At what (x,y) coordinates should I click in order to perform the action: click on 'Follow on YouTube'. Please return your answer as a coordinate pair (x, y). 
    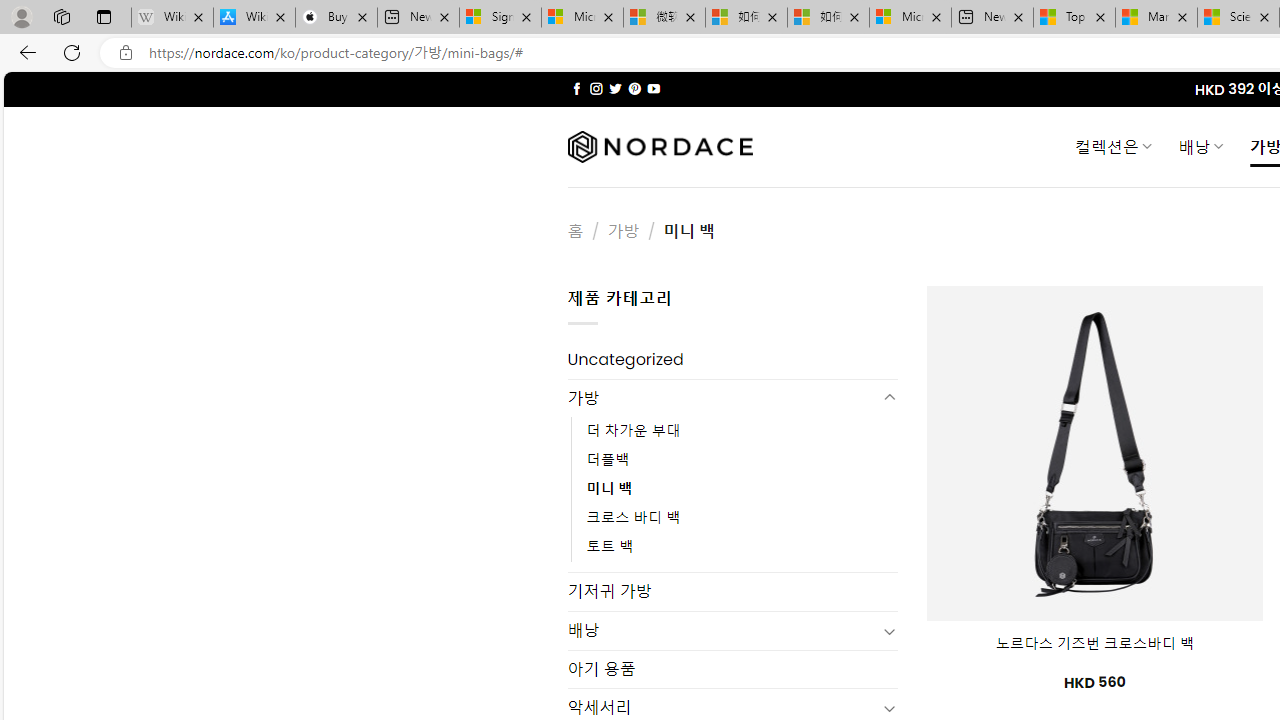
    Looking at the image, I should click on (653, 88).